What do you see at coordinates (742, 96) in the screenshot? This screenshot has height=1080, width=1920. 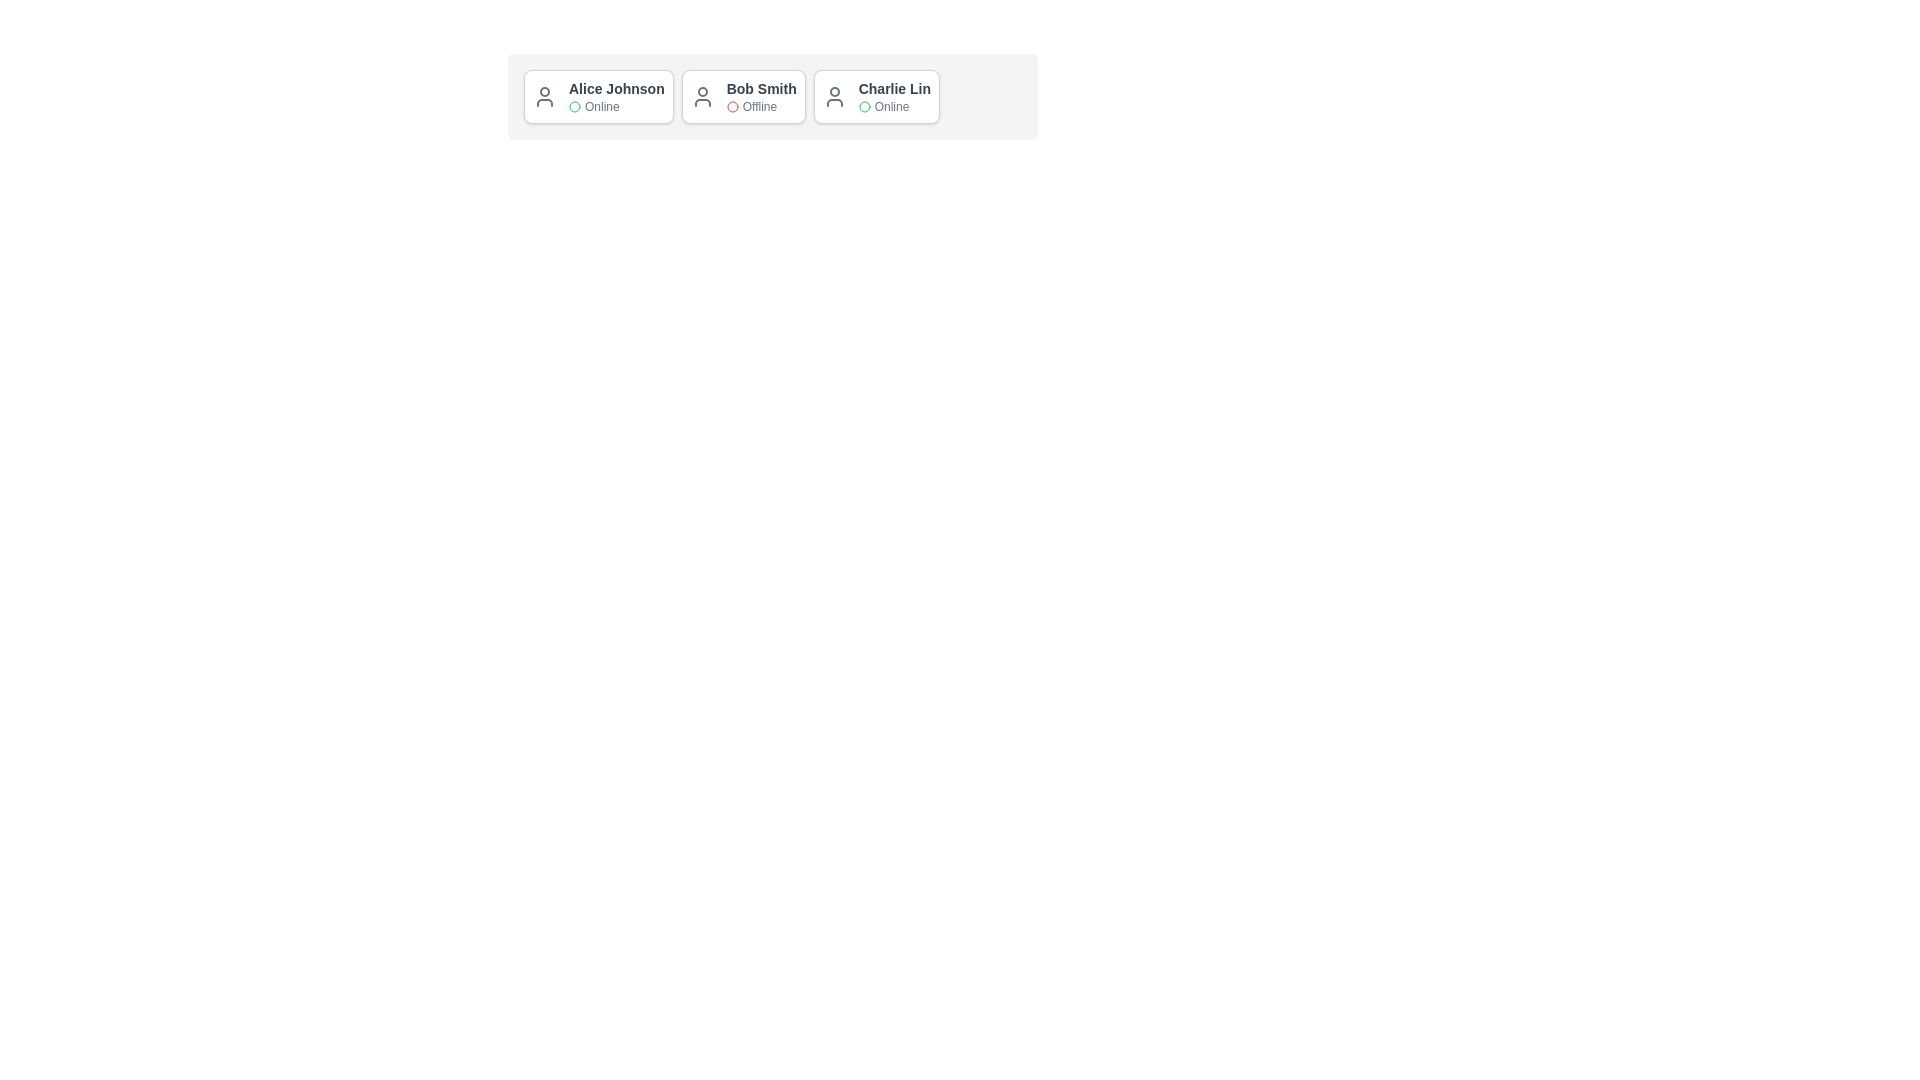 I see `the card of Bob Smith to highlight it` at bounding box center [742, 96].